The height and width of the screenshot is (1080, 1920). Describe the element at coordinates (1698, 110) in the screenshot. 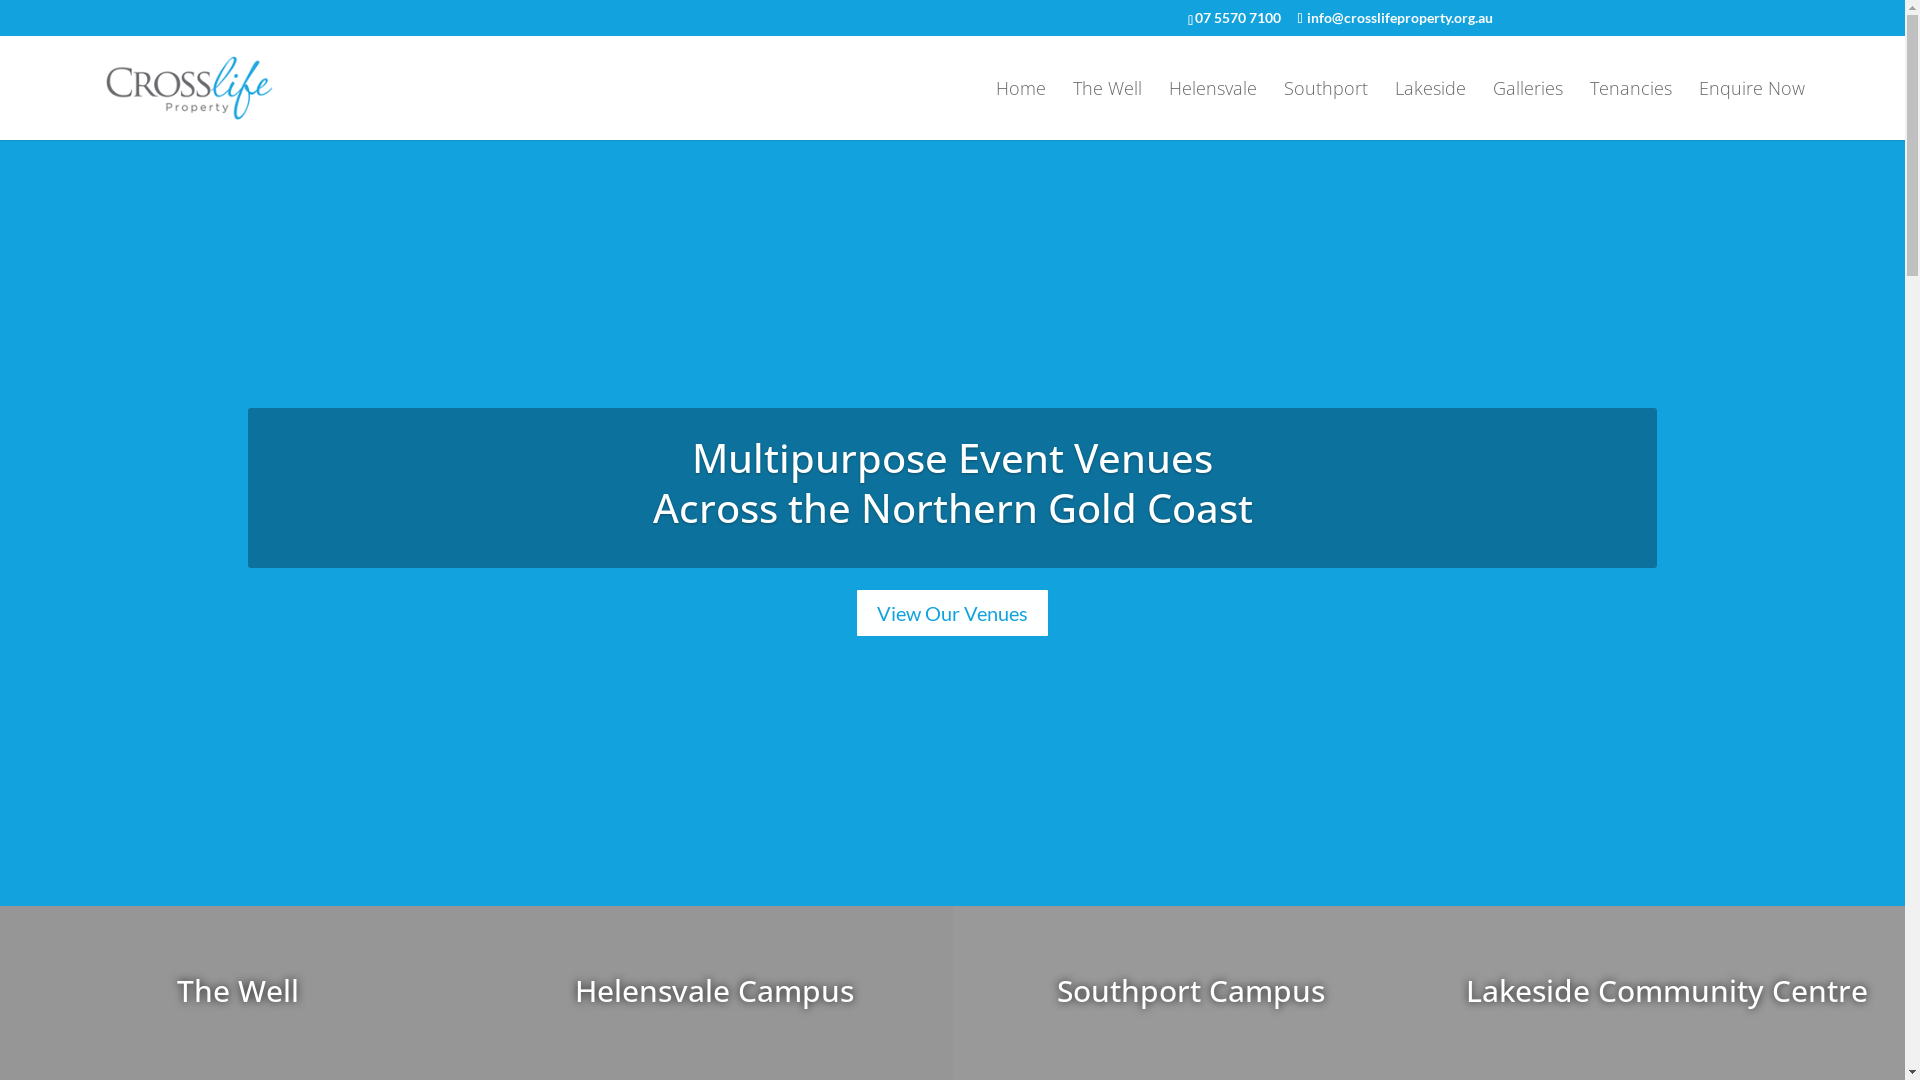

I see `'Enquire Now'` at that location.